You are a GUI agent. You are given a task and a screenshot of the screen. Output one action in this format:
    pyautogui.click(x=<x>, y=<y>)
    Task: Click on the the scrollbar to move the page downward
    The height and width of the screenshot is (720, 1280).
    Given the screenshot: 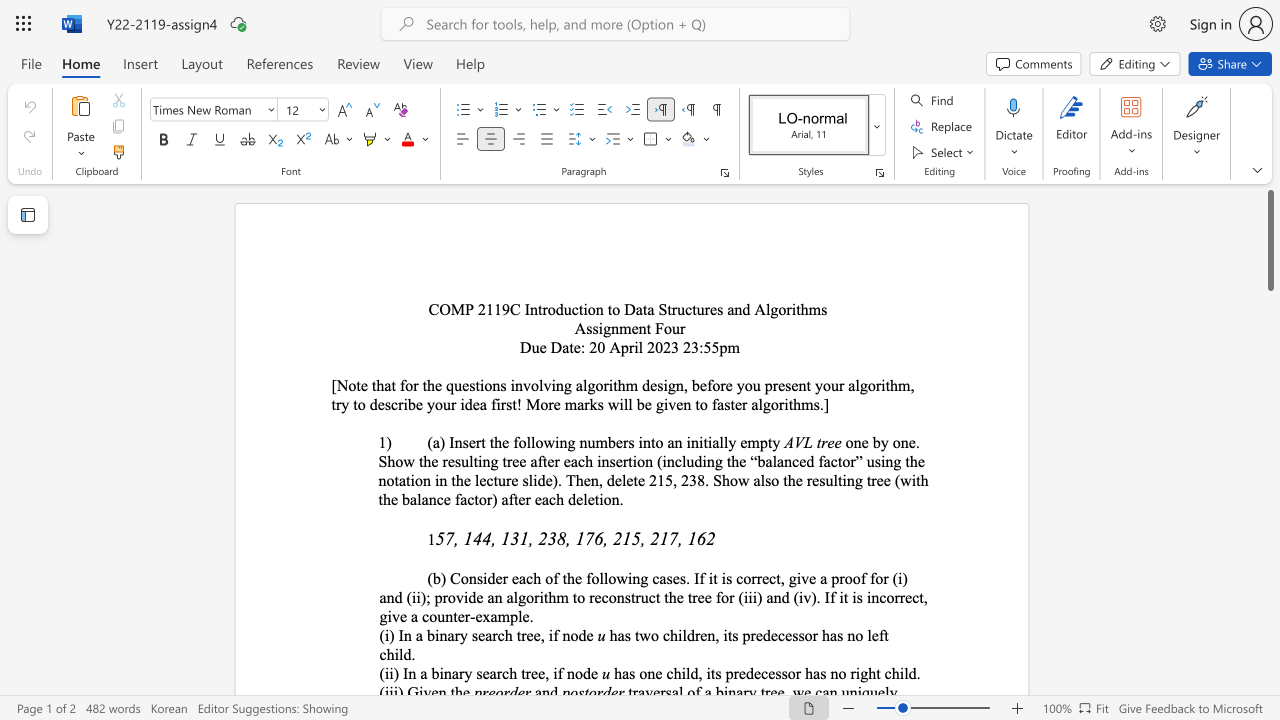 What is the action you would take?
    pyautogui.click(x=1269, y=560)
    